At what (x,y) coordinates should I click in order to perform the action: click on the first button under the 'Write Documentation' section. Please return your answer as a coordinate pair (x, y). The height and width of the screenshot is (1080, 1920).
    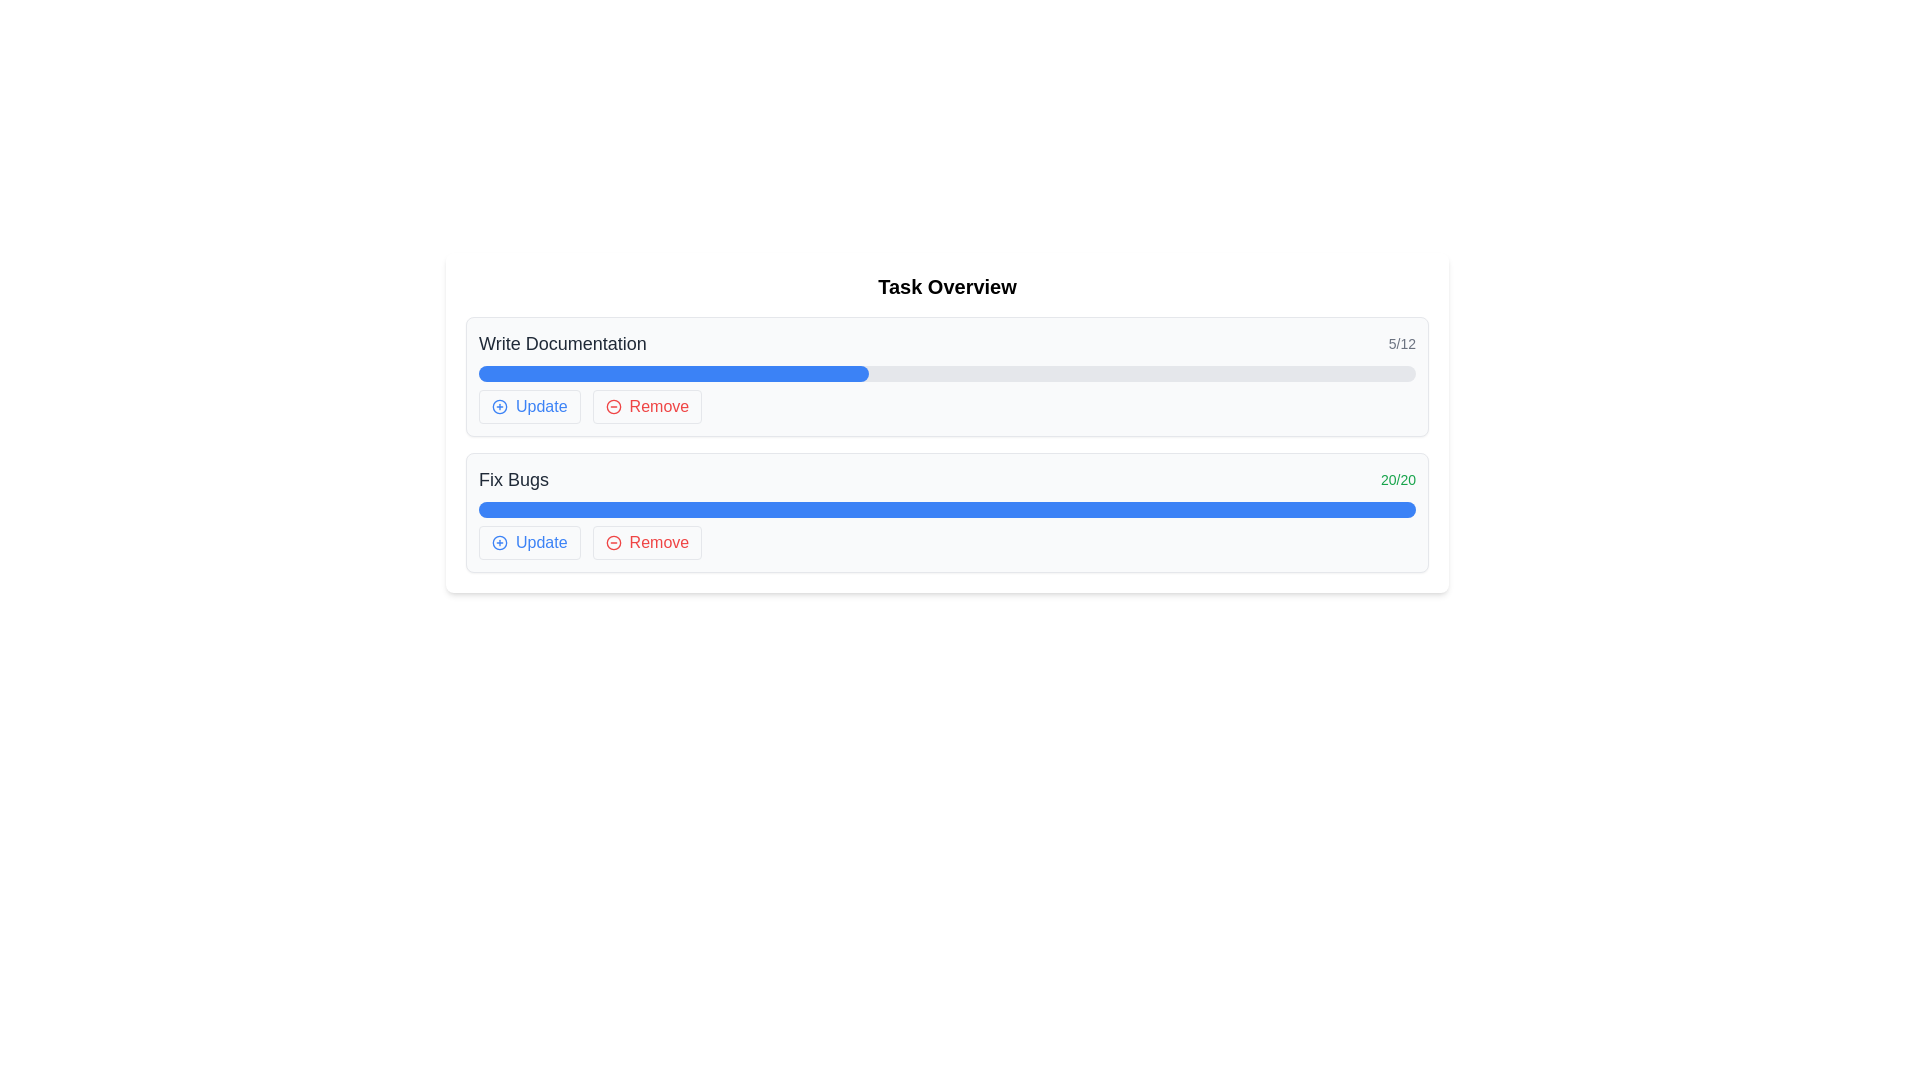
    Looking at the image, I should click on (529, 406).